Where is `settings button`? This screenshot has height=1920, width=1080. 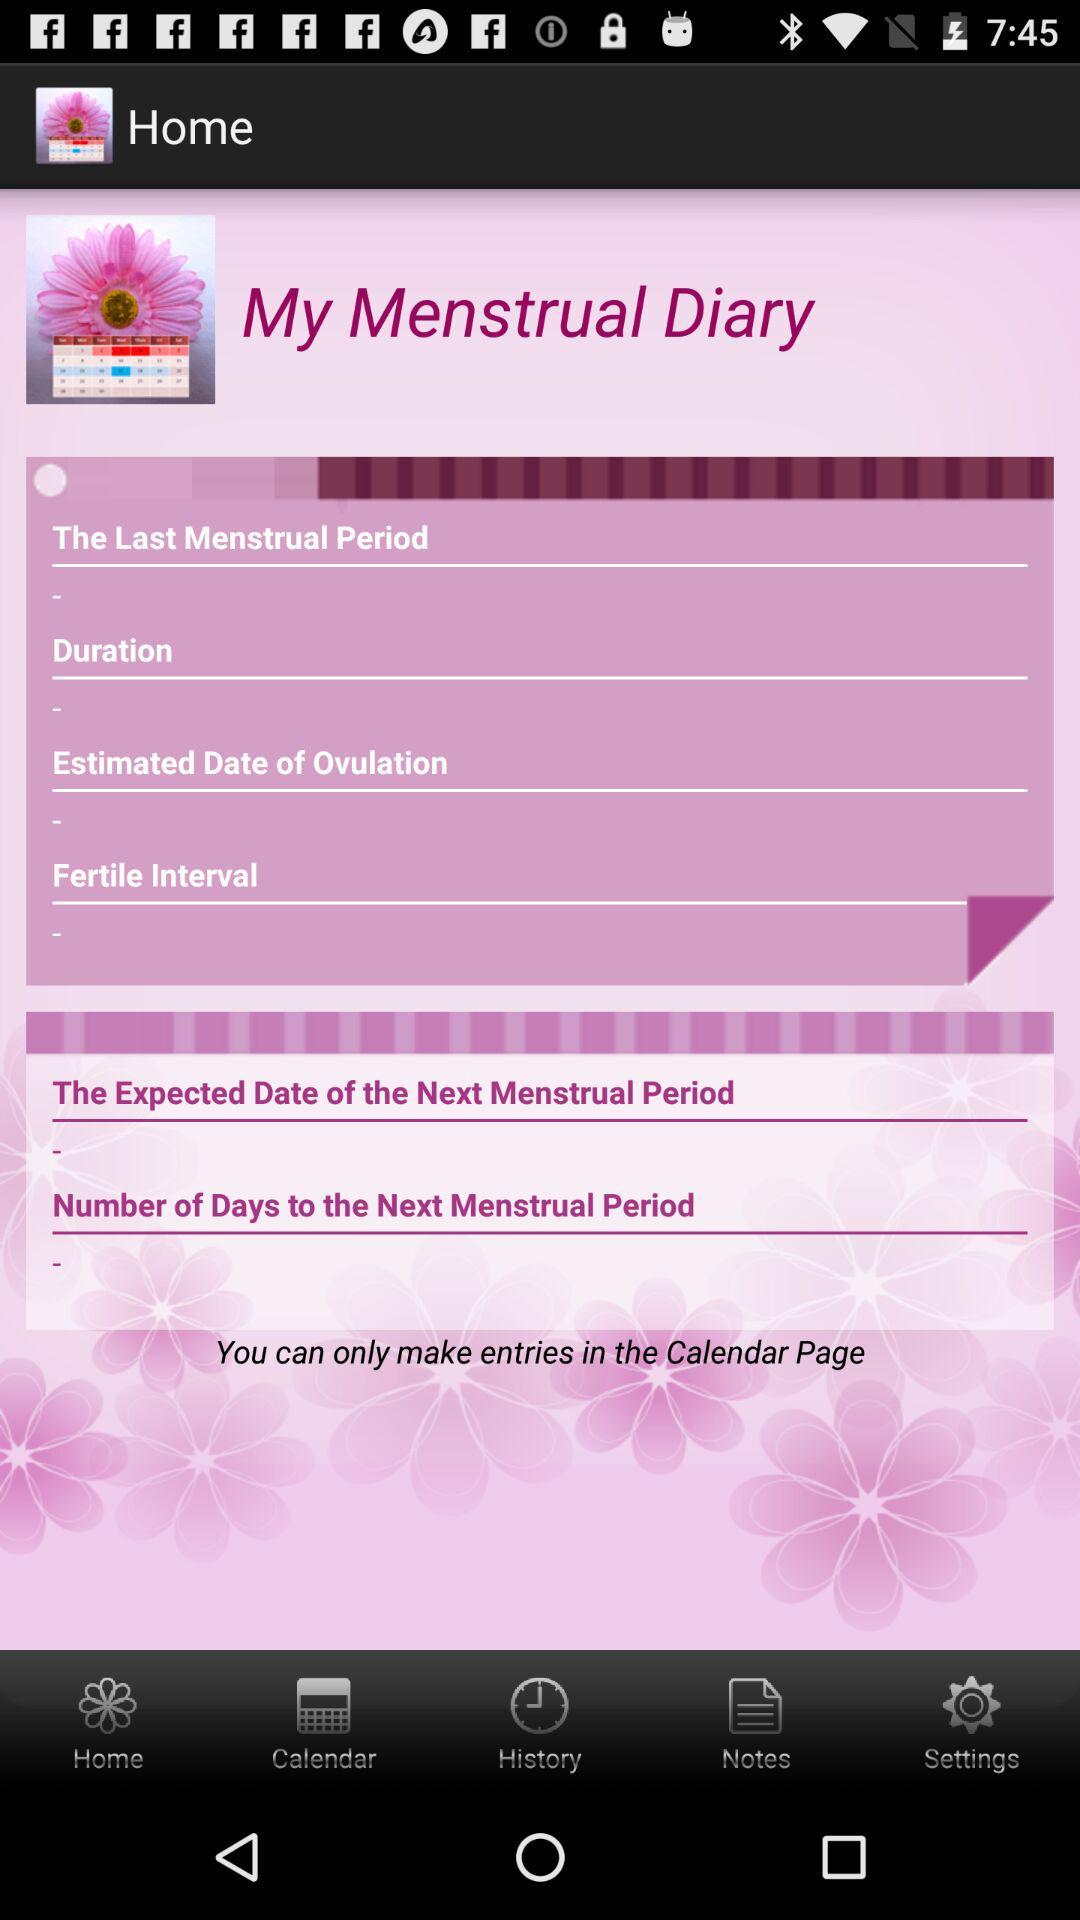 settings button is located at coordinates (971, 1721).